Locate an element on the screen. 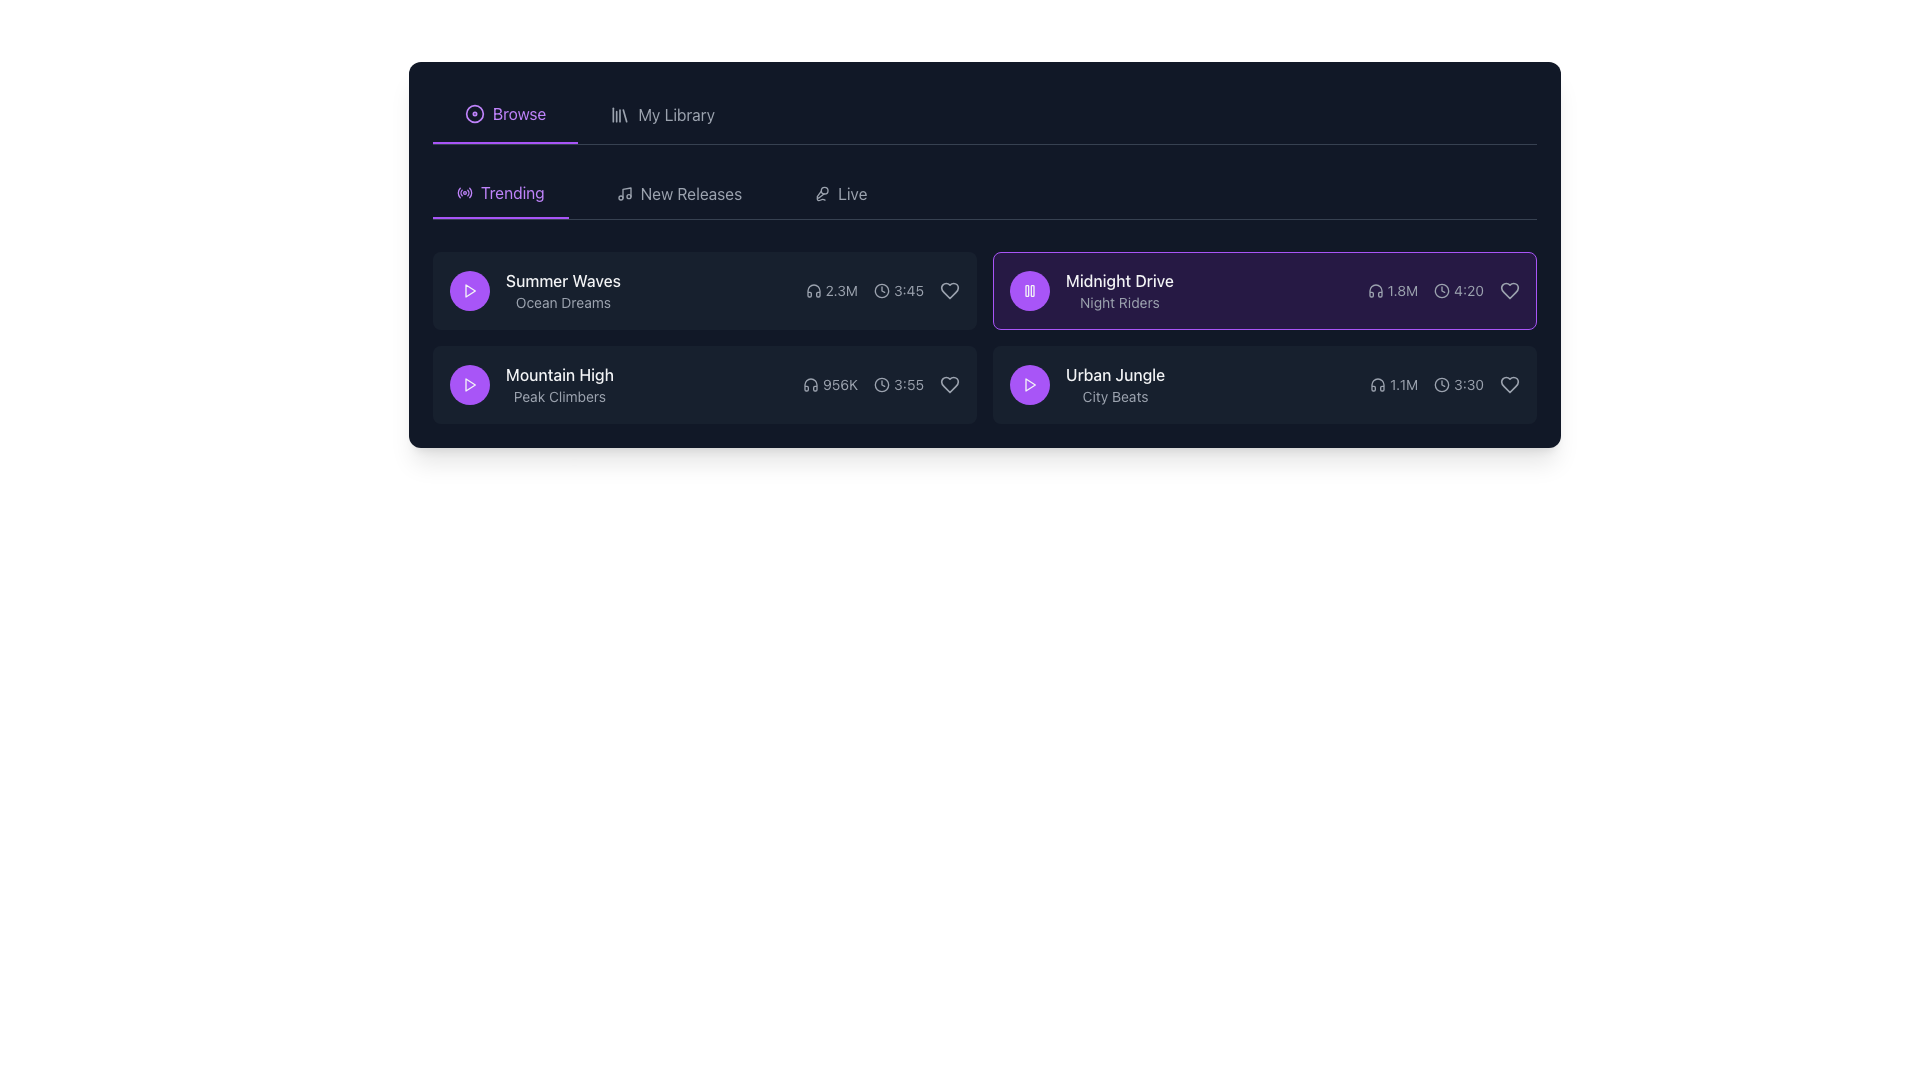 This screenshot has height=1080, width=1920. the 'My Library' button, which features a gray text label and a stacked books icon, located in the horizontal navigation menu at the top of the interface is located at coordinates (662, 115).